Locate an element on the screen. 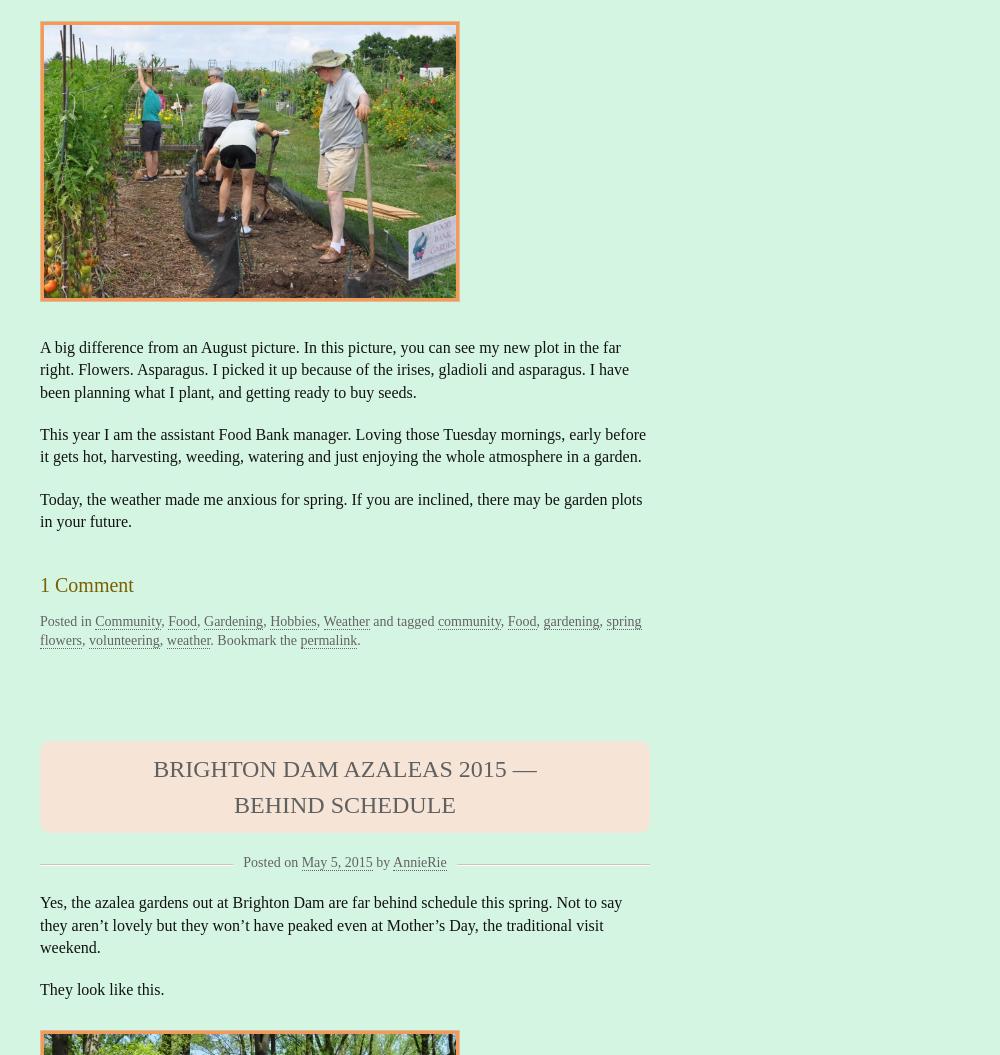  'Posted on' is located at coordinates (242, 861).